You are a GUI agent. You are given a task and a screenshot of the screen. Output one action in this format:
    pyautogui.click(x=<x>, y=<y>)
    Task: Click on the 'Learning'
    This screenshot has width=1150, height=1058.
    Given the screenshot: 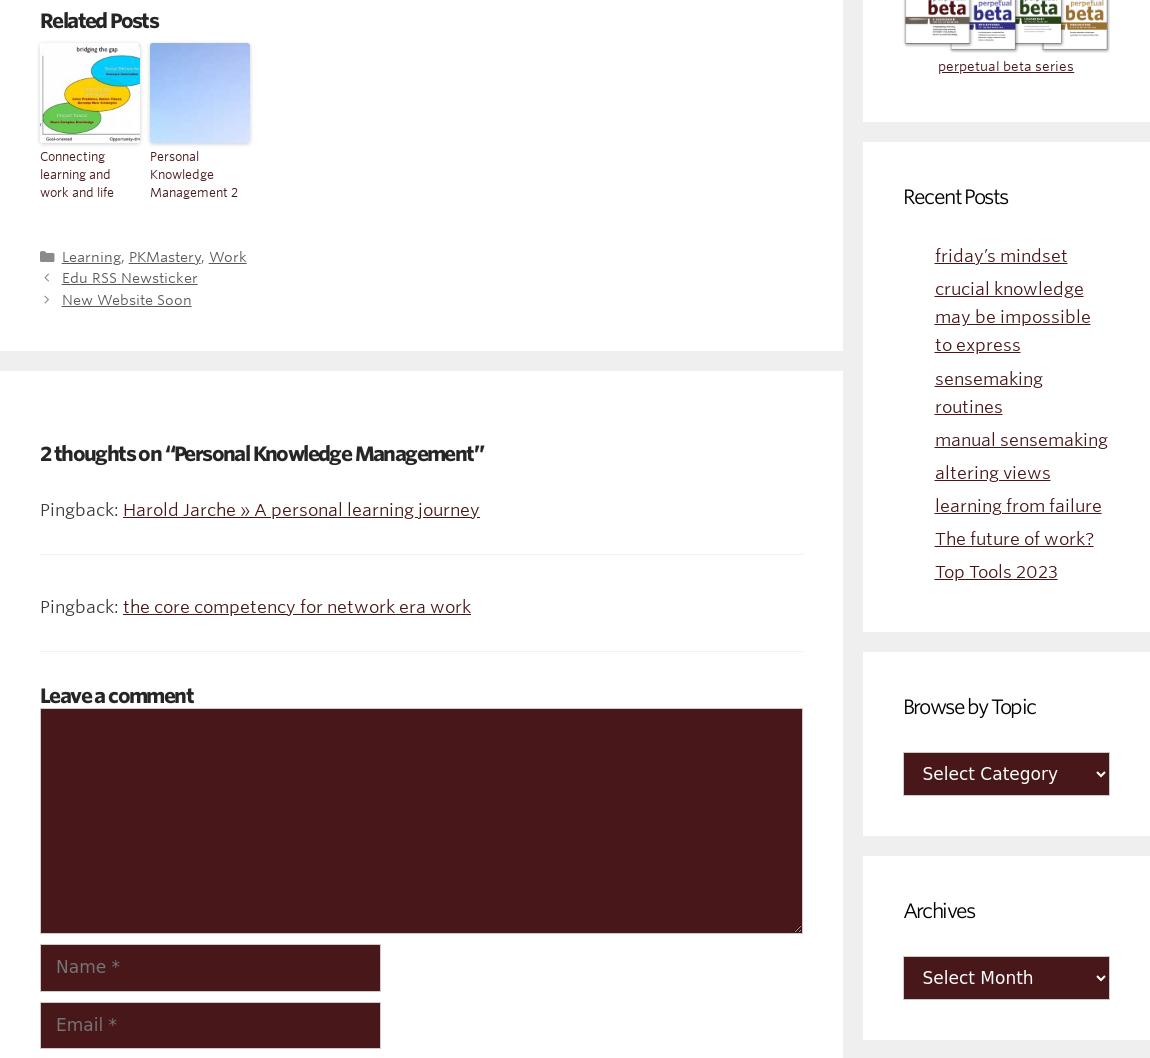 What is the action you would take?
    pyautogui.click(x=89, y=255)
    